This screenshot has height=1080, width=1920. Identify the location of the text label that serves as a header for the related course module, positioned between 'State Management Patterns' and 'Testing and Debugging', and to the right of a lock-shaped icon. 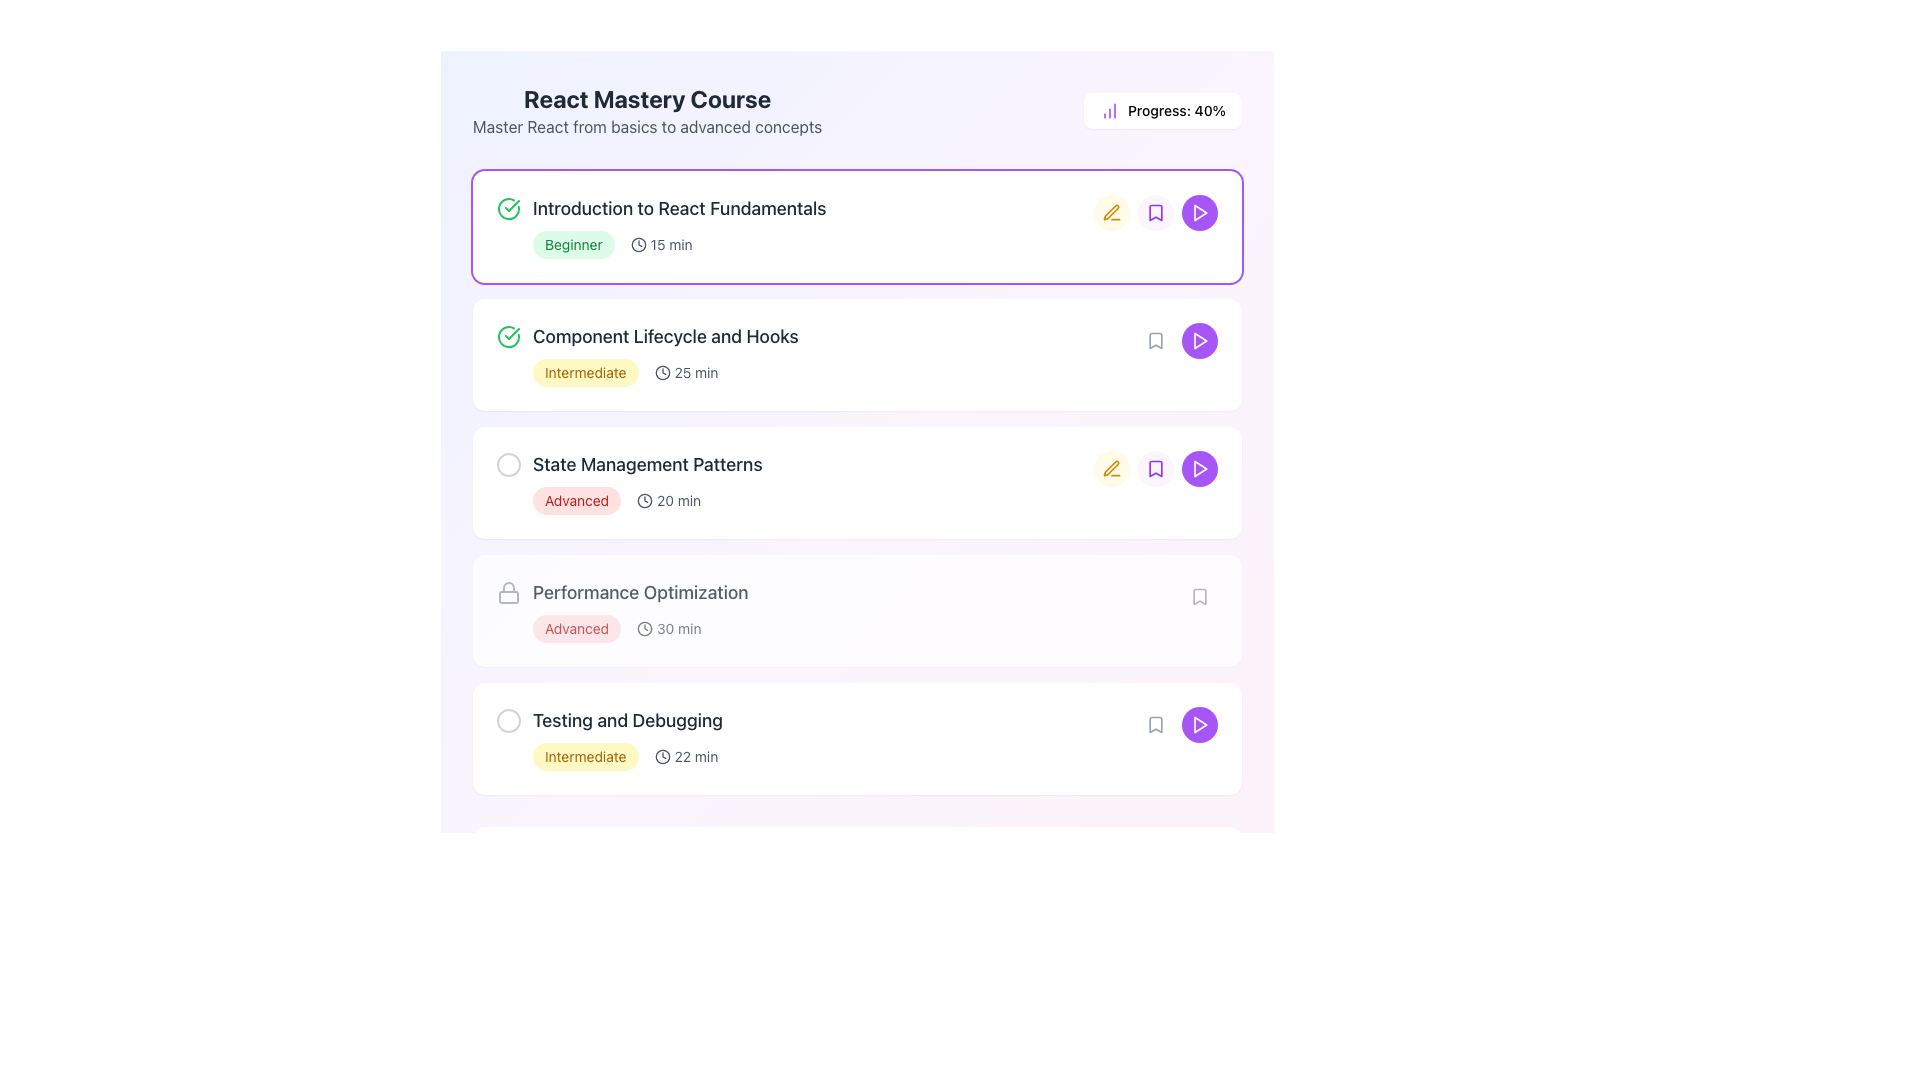
(640, 592).